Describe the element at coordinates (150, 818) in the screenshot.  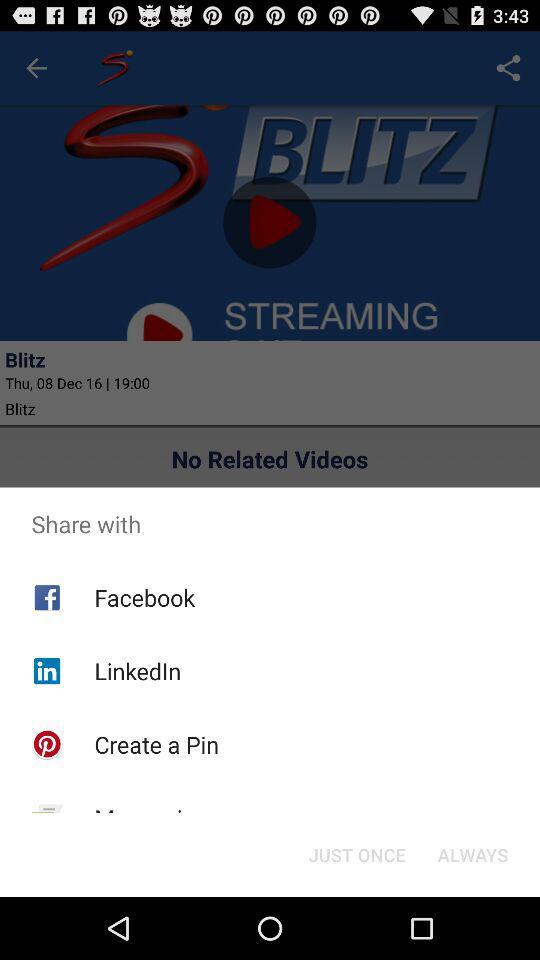
I see `icon to the left of the just once icon` at that location.